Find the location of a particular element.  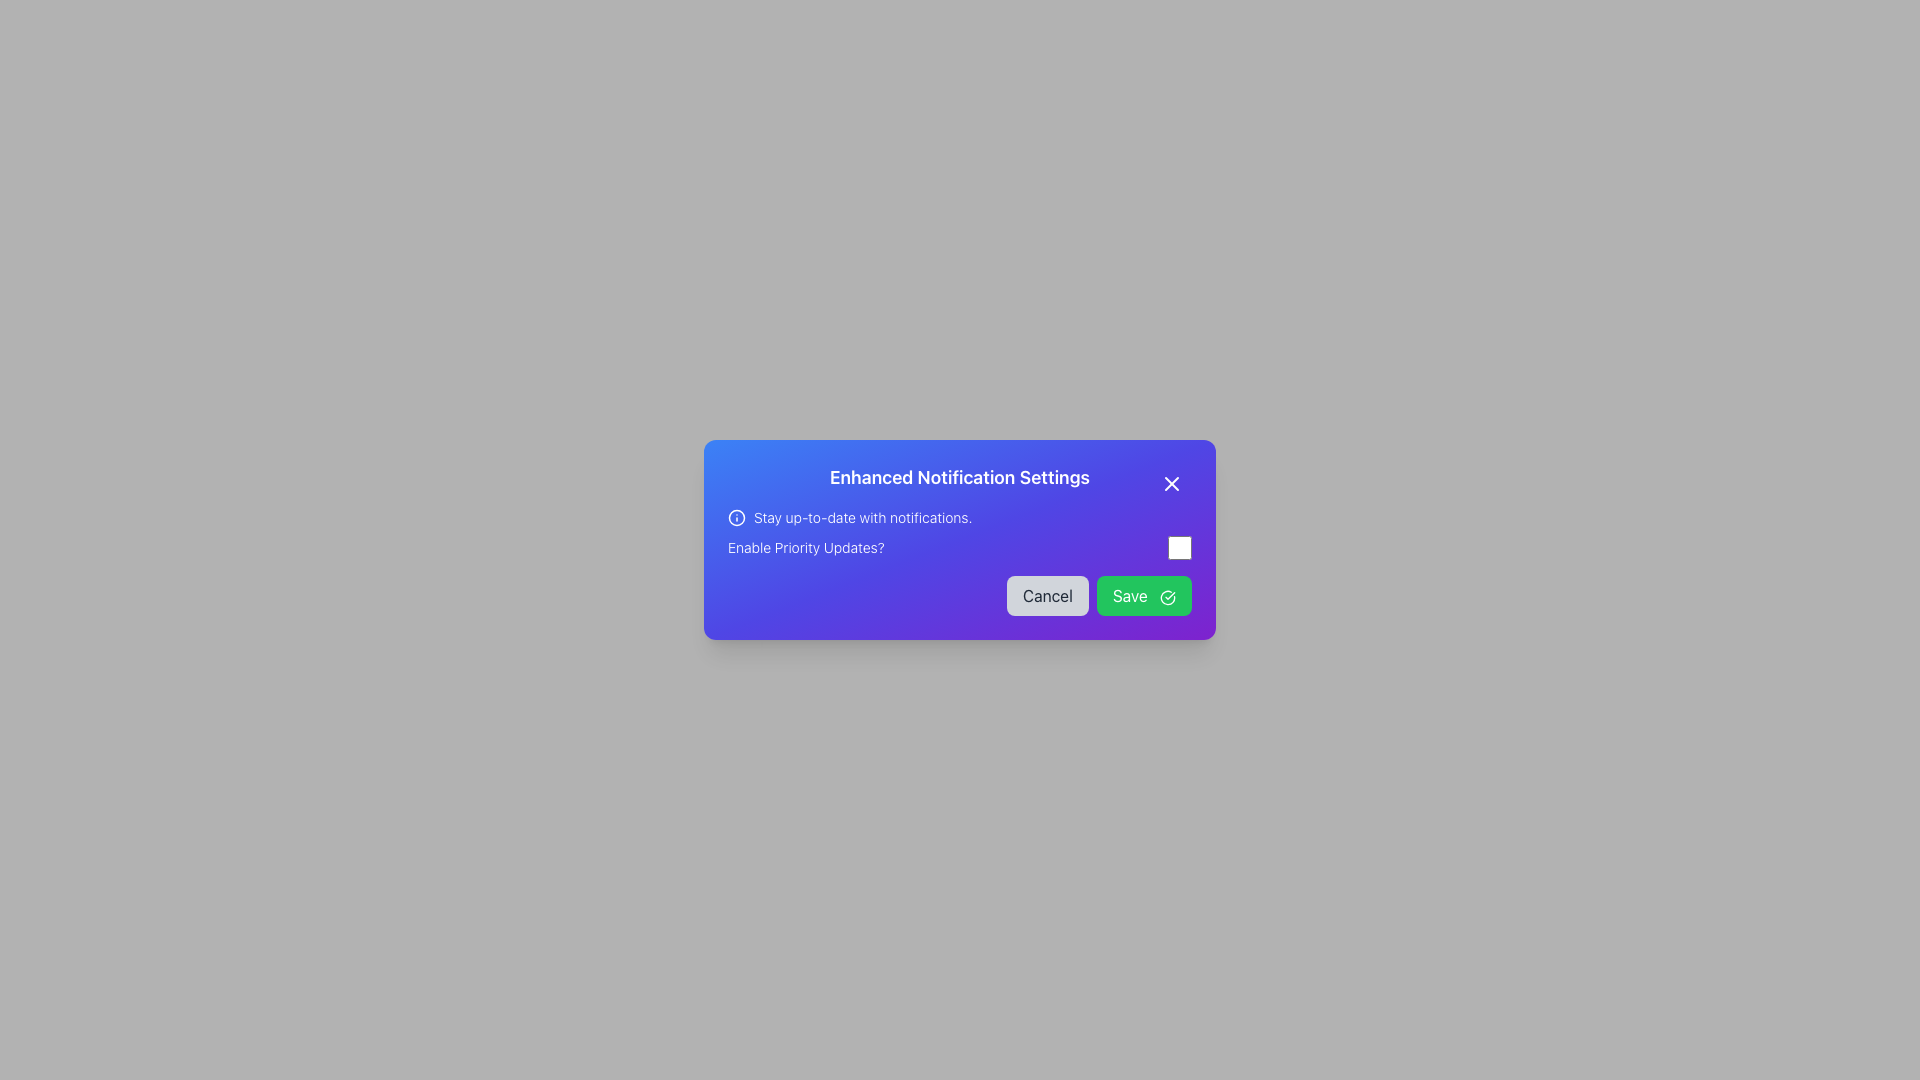

the informational icon in the 'Stay up-to-date with notifications.' text is located at coordinates (960, 516).